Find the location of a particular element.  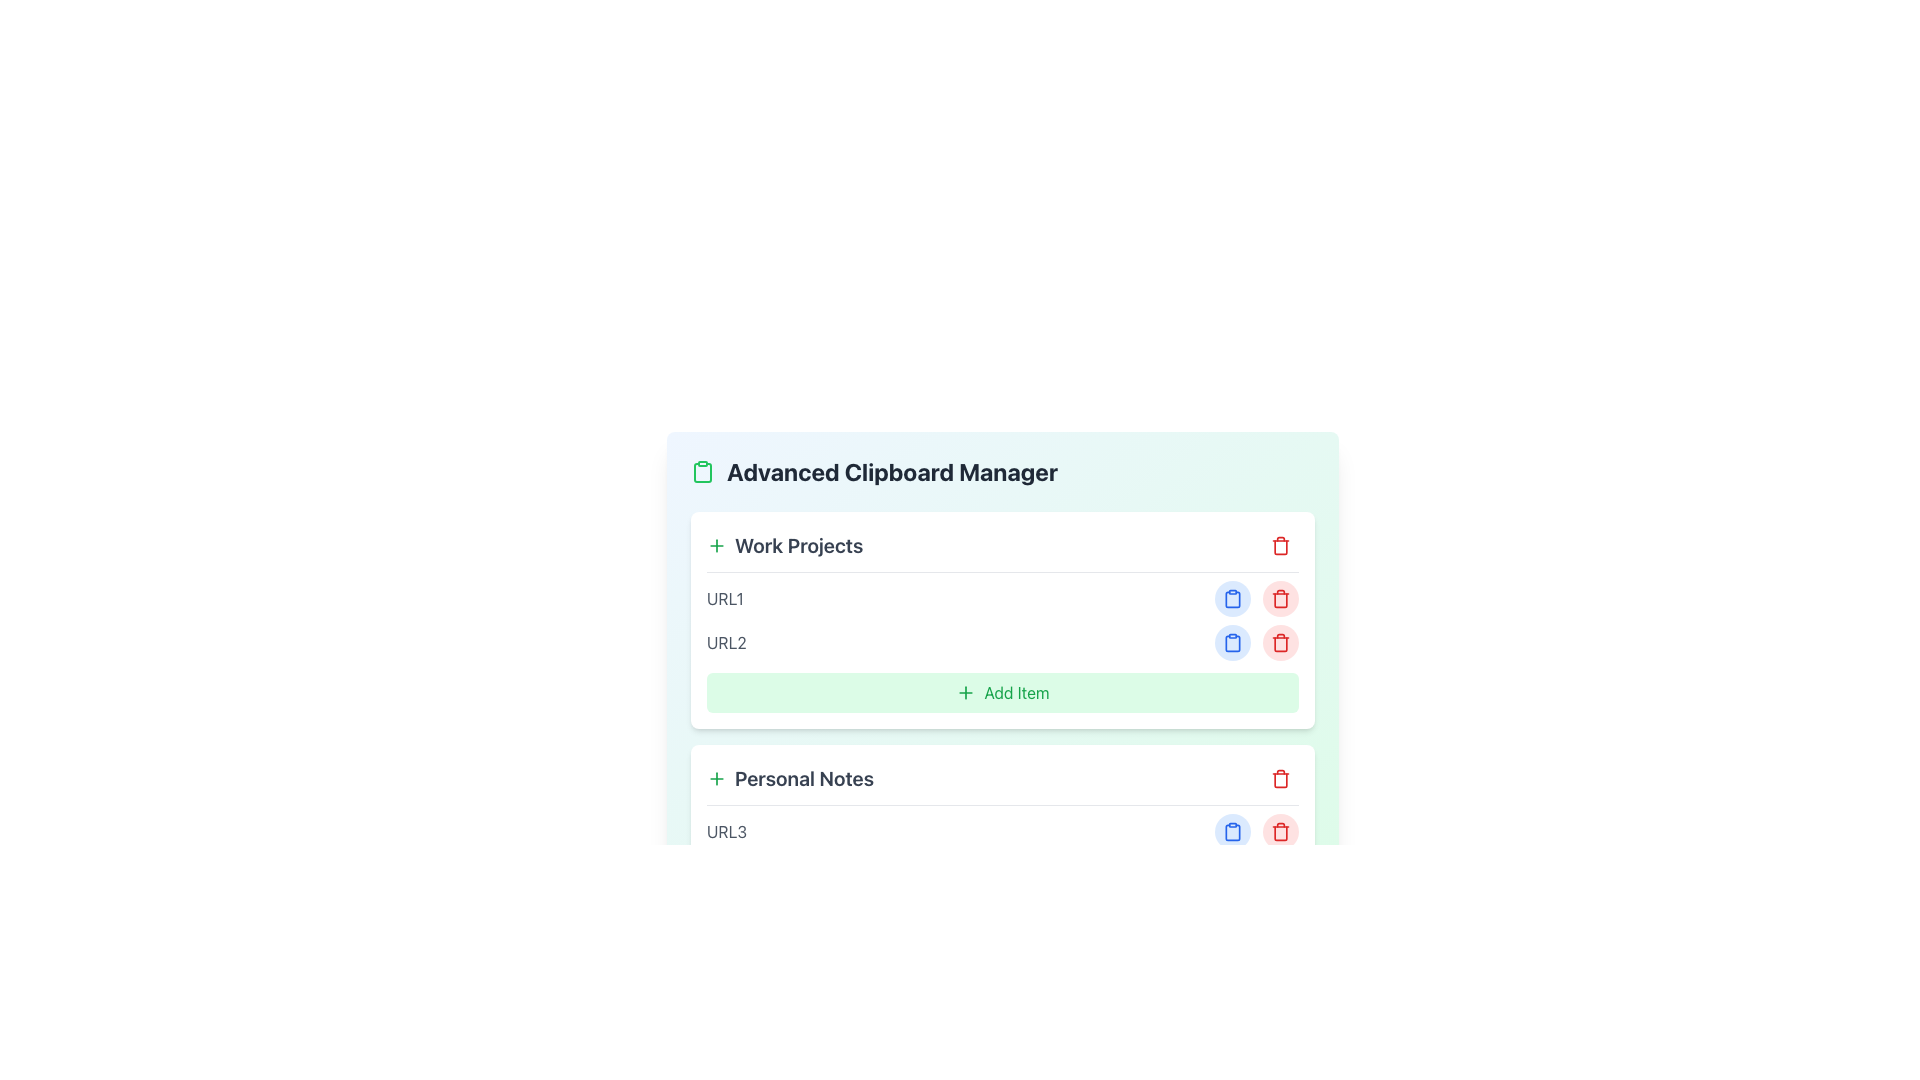

the clipboard icon located in the 'Personal Notes' section to initiate the copy action is located at coordinates (1232, 832).